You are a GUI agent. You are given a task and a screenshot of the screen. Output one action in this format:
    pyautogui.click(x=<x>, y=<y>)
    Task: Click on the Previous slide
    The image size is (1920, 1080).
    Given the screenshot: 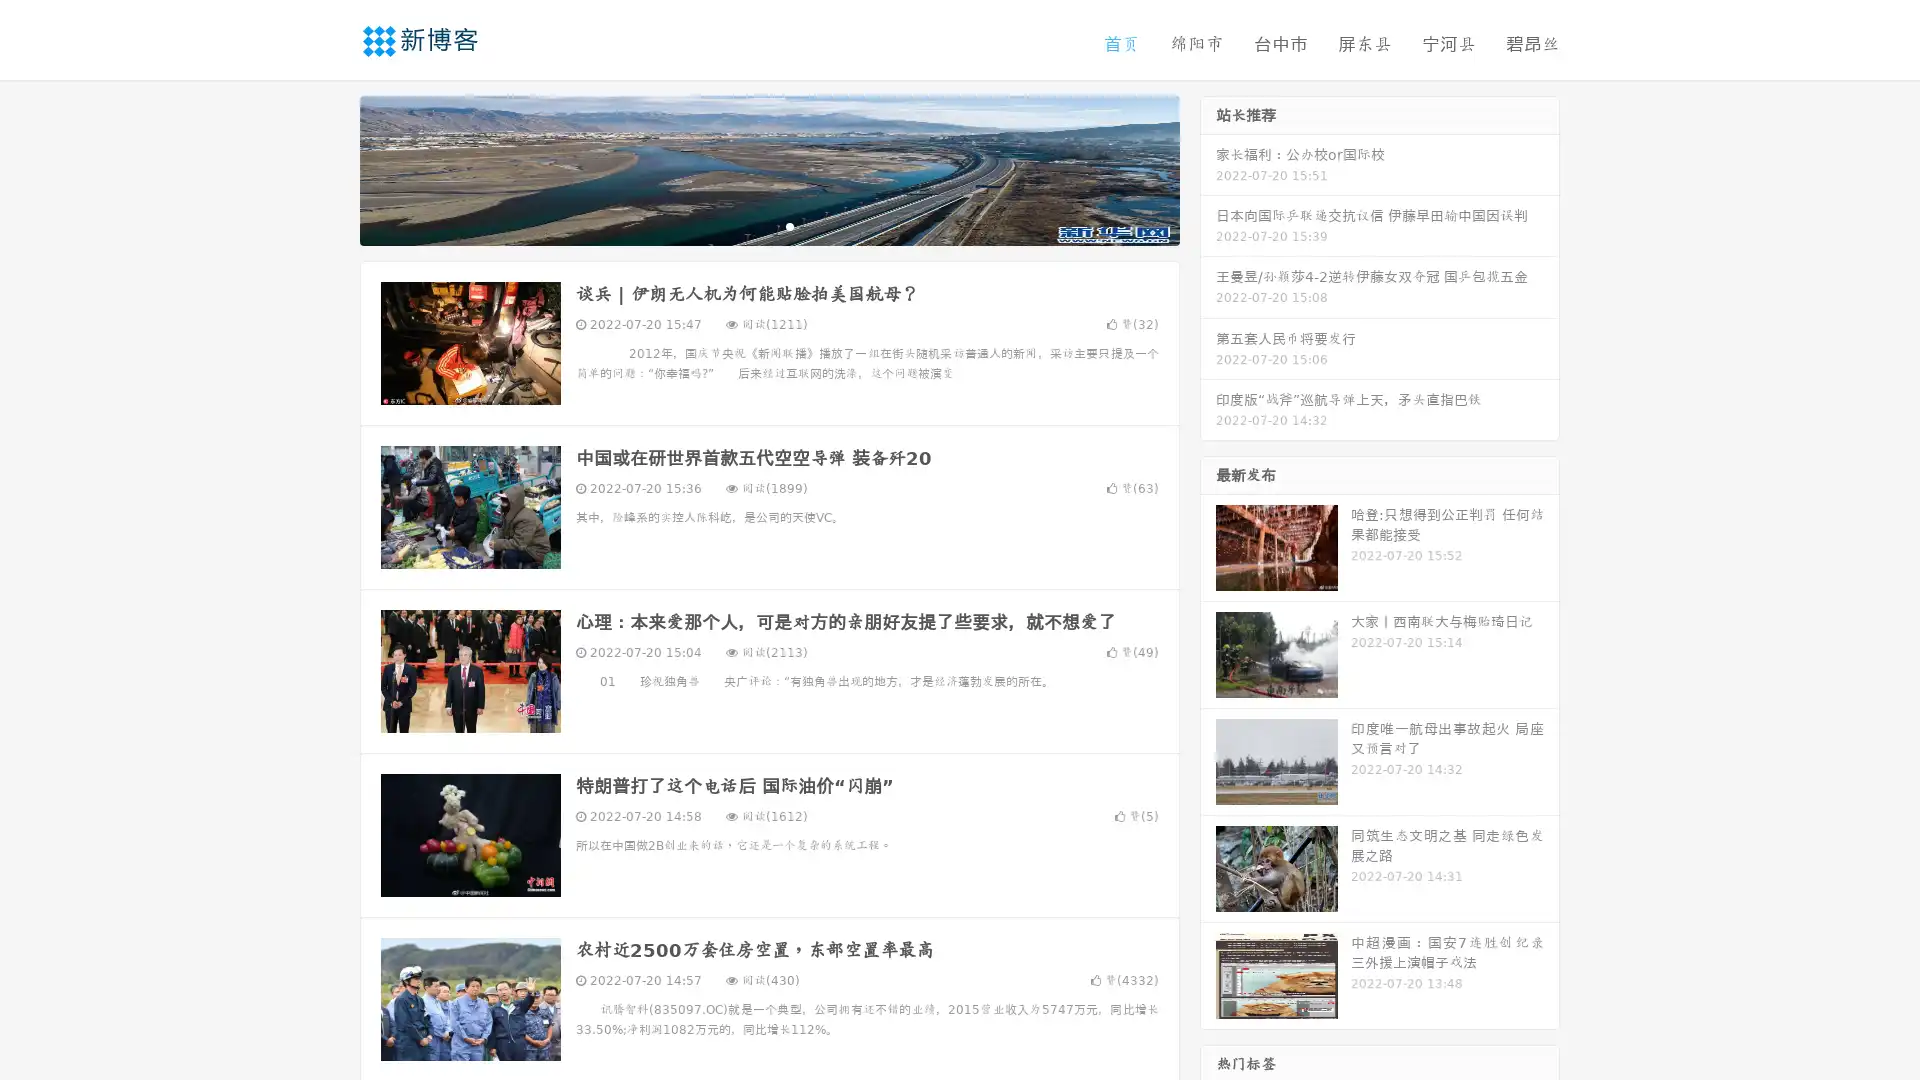 What is the action you would take?
    pyautogui.click(x=330, y=168)
    